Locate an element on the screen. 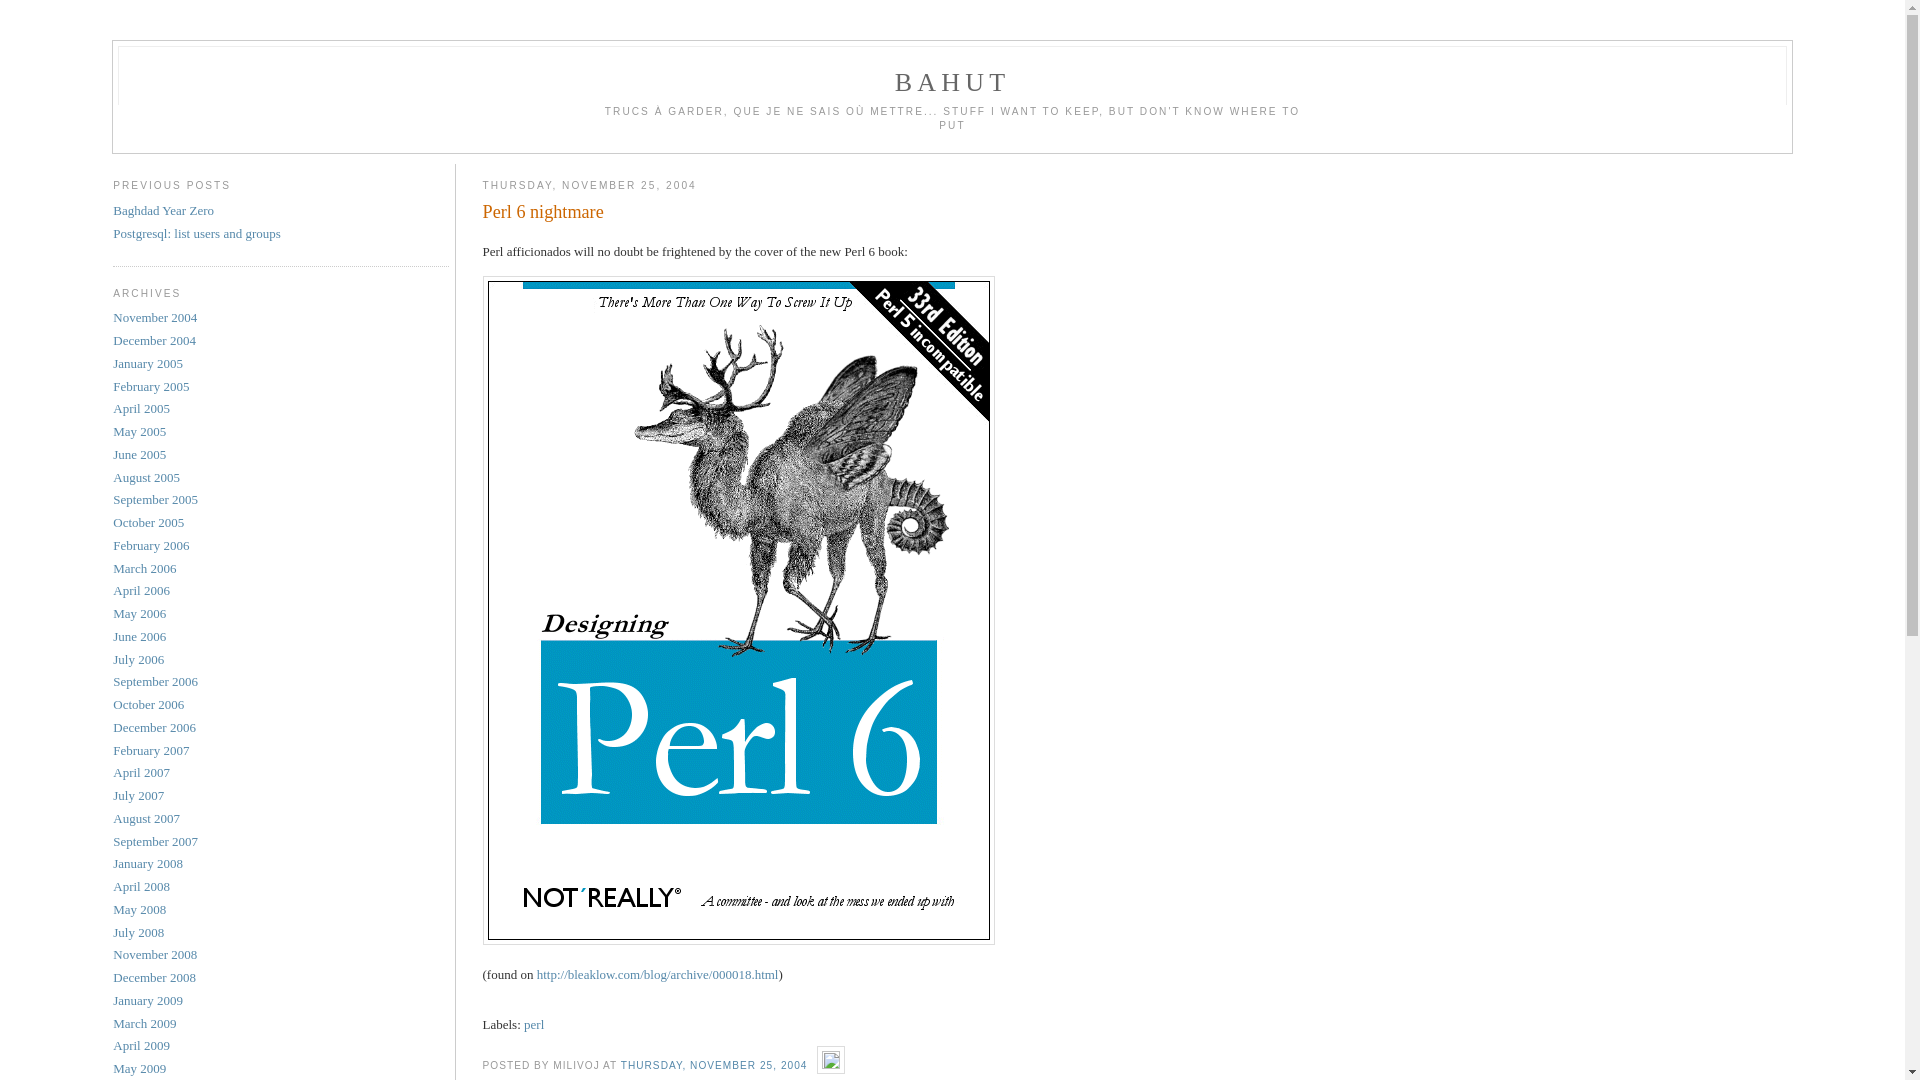  'August 2007' is located at coordinates (145, 818).